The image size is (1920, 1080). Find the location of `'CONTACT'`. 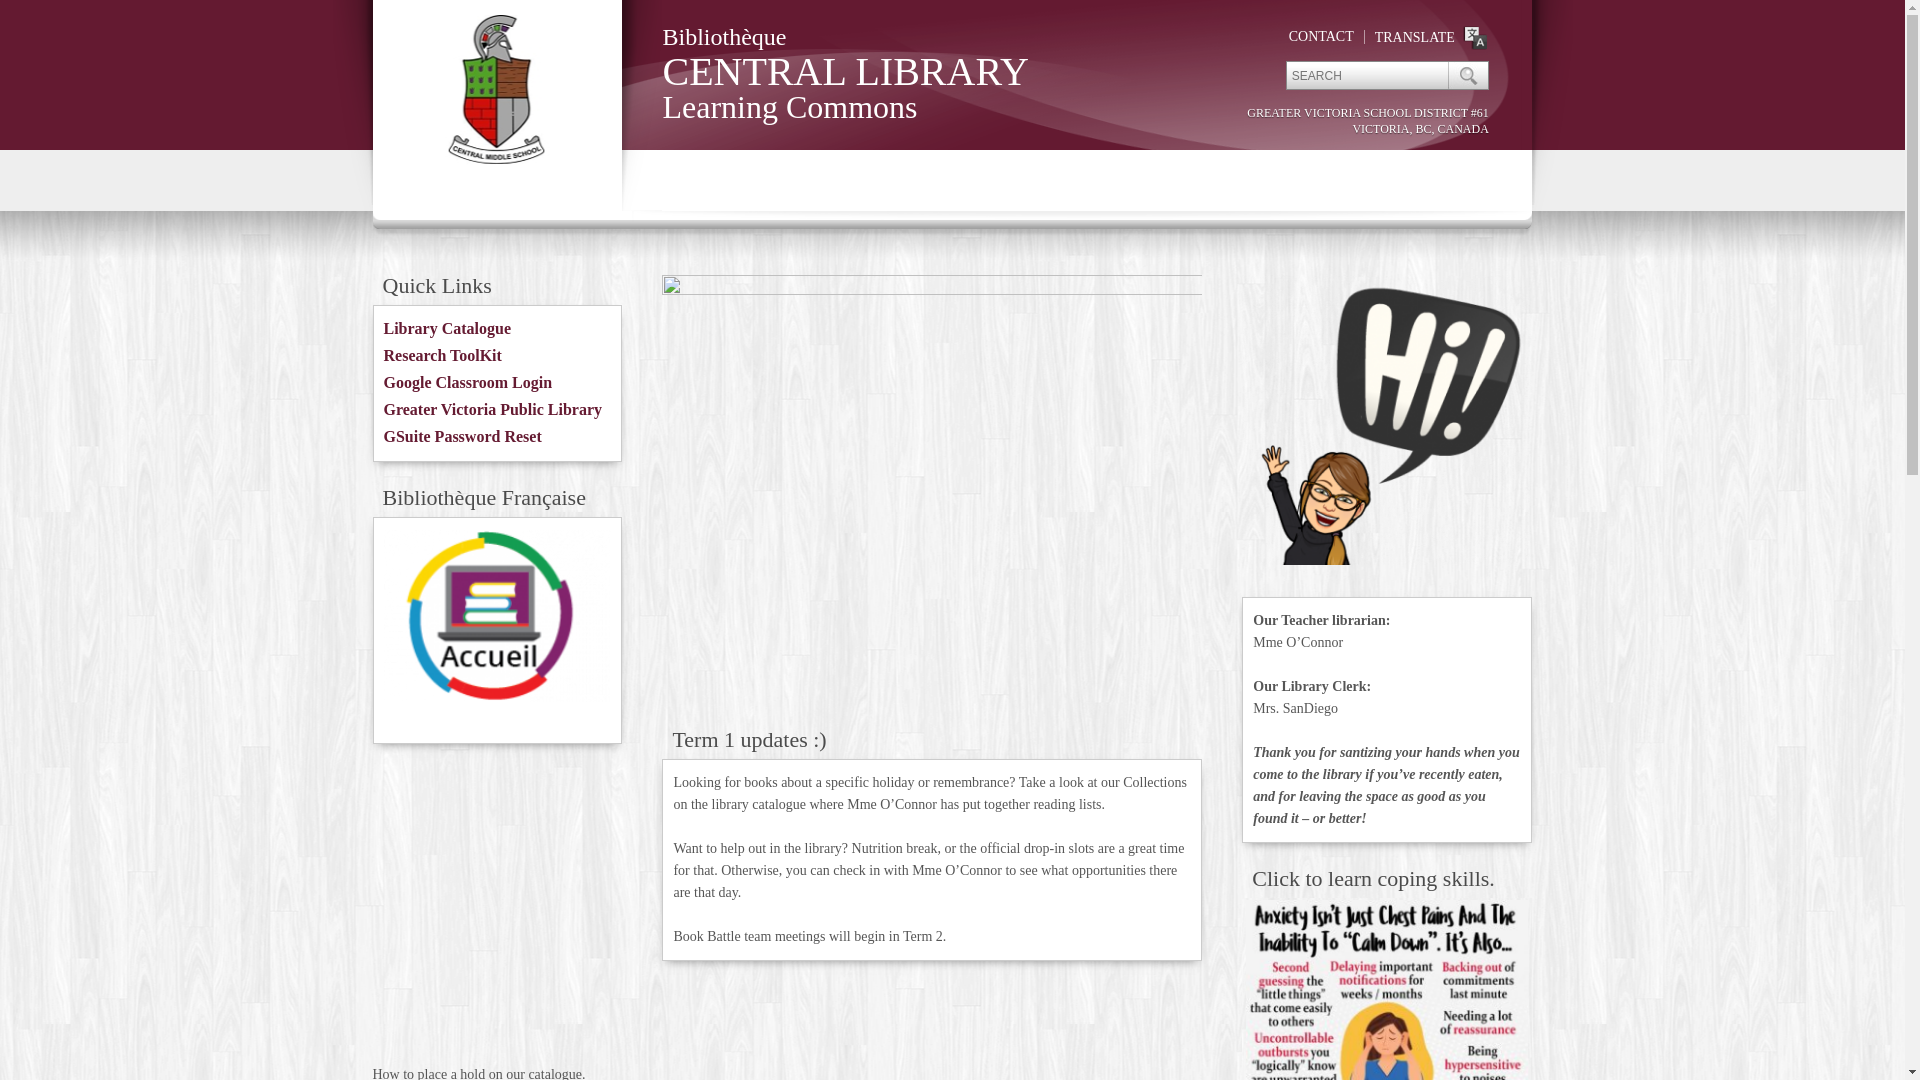

'CONTACT' is located at coordinates (1321, 36).